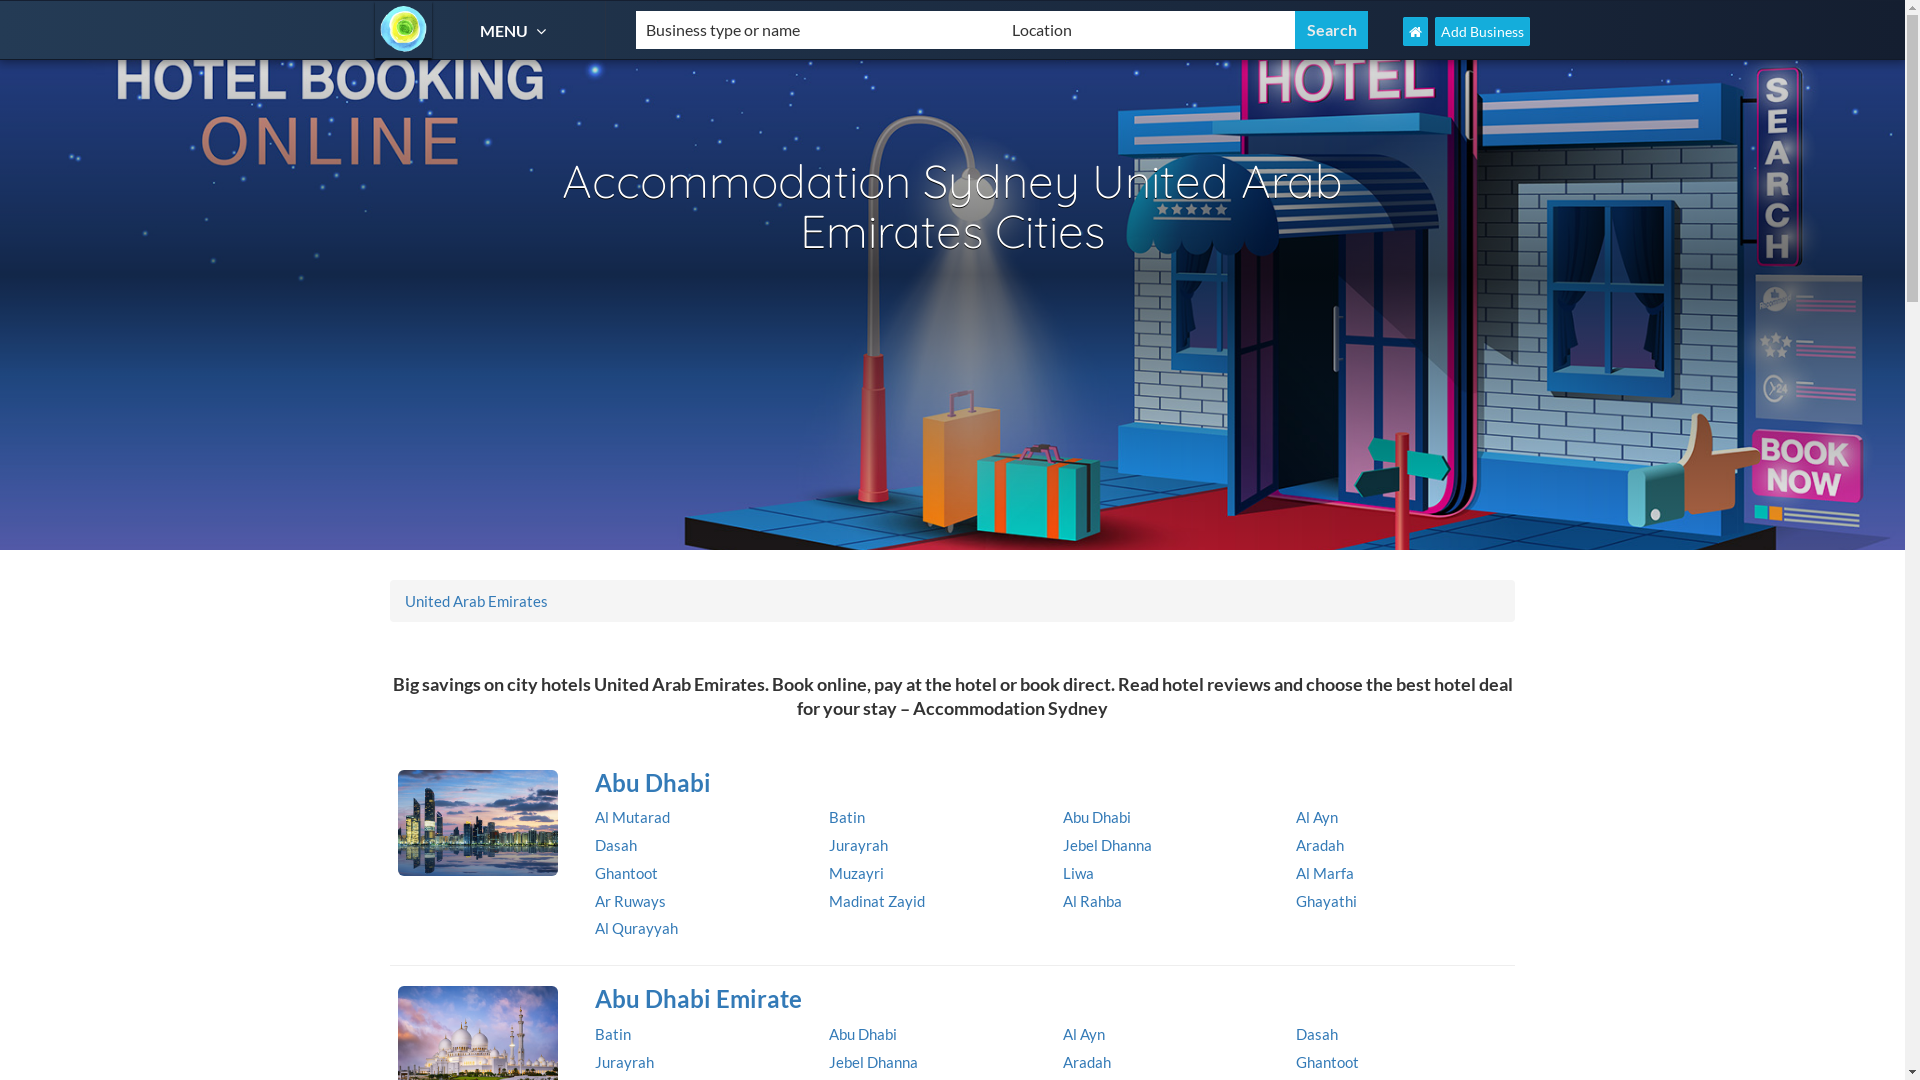 The width and height of the screenshot is (1920, 1080). I want to click on 'Dasah', so click(1316, 1033).